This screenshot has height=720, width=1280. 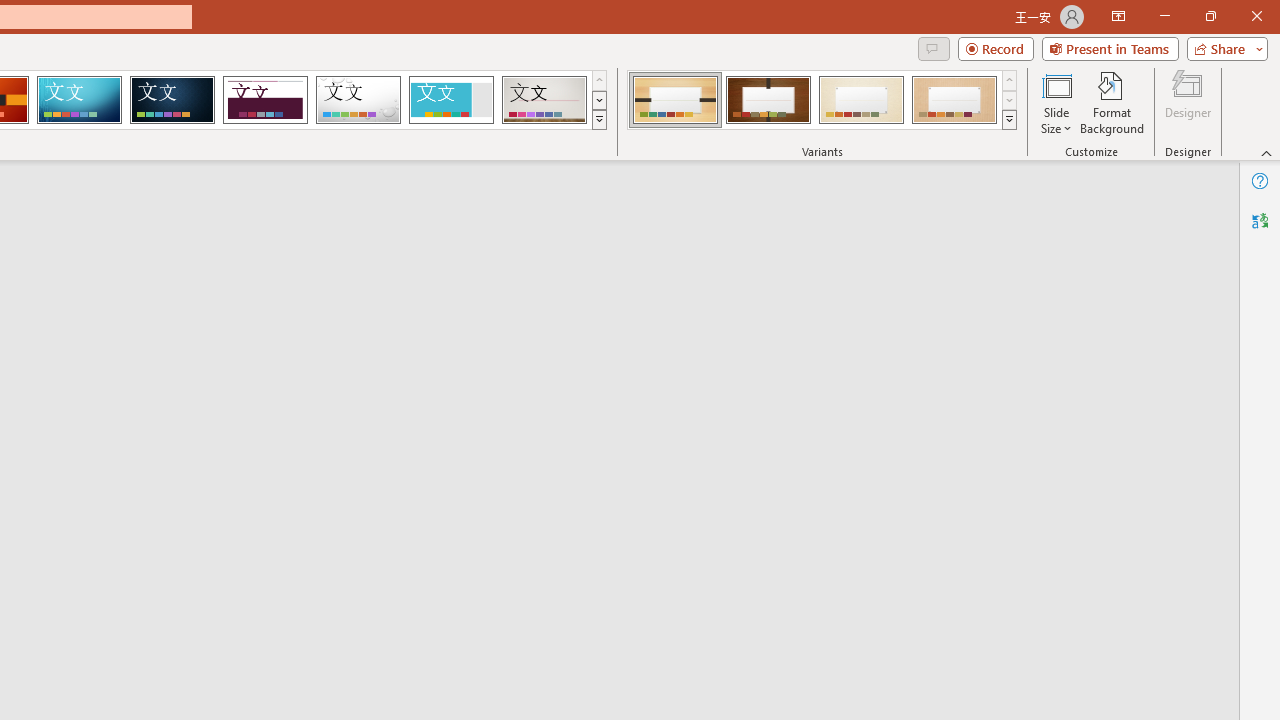 What do you see at coordinates (1009, 120) in the screenshot?
I see `'Variants'` at bounding box center [1009, 120].